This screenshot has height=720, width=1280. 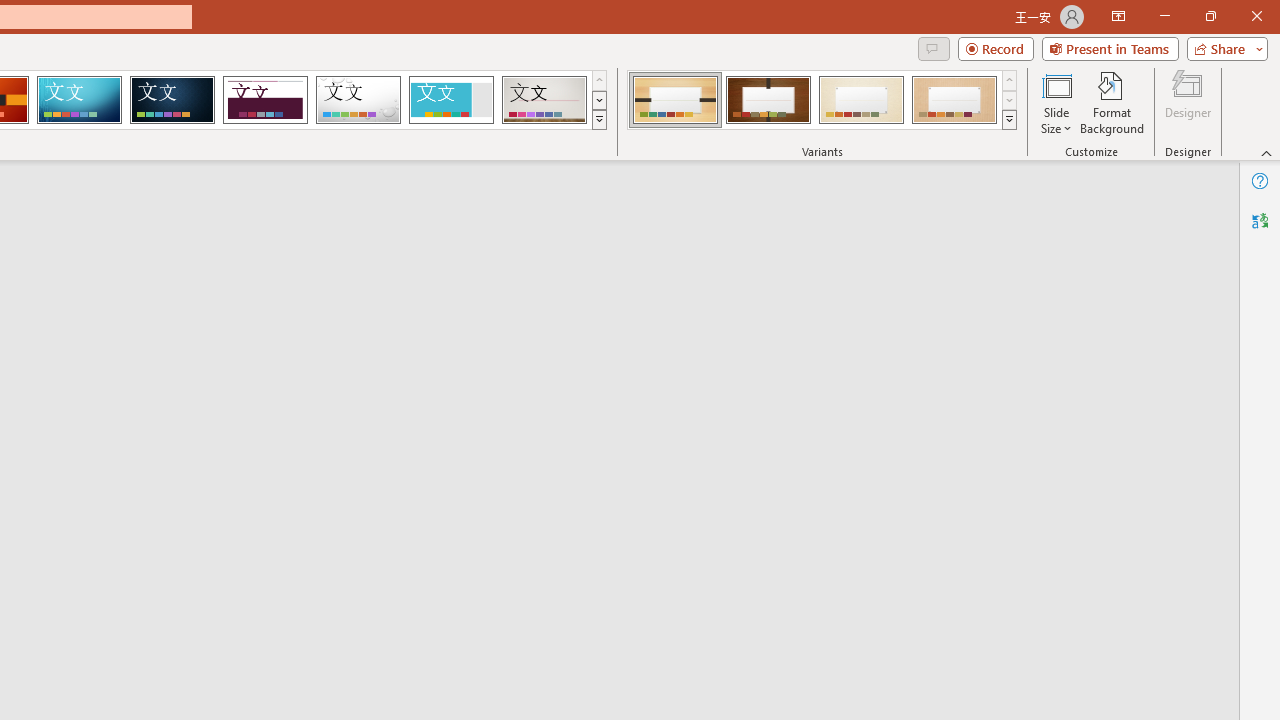 What do you see at coordinates (1009, 120) in the screenshot?
I see `'Variants'` at bounding box center [1009, 120].